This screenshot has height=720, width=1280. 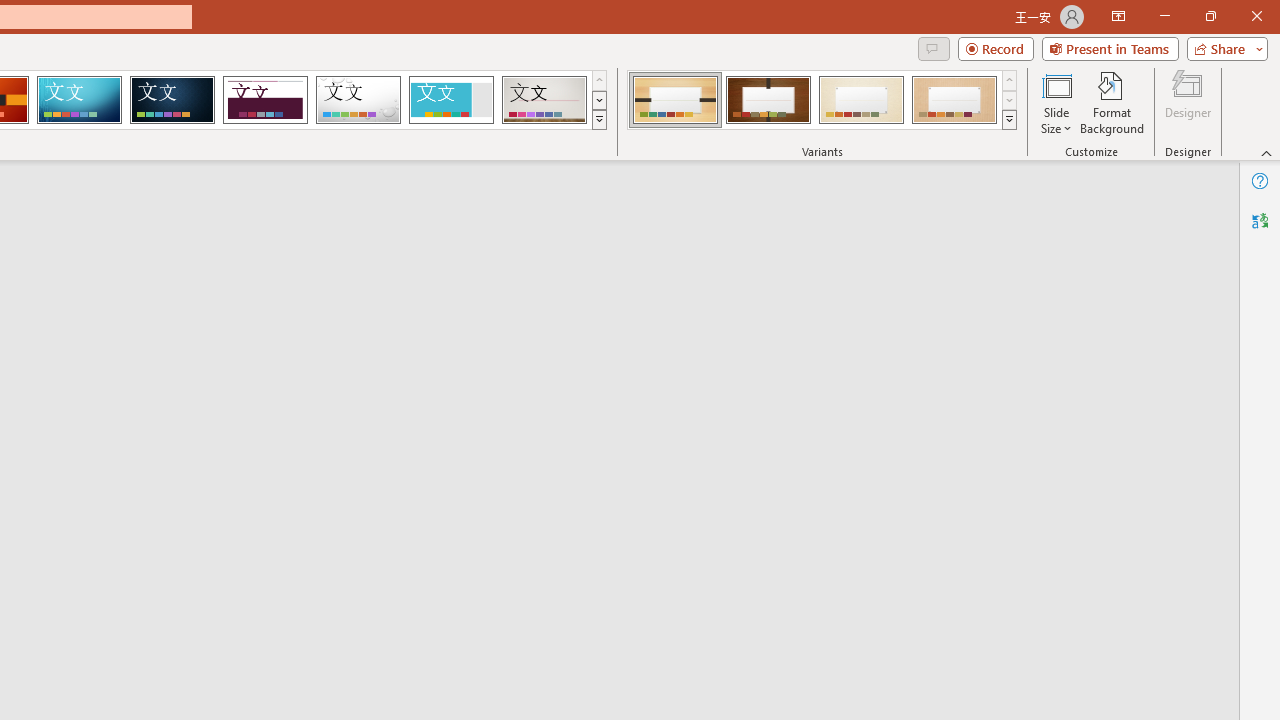 What do you see at coordinates (1009, 120) in the screenshot?
I see `'Variants'` at bounding box center [1009, 120].